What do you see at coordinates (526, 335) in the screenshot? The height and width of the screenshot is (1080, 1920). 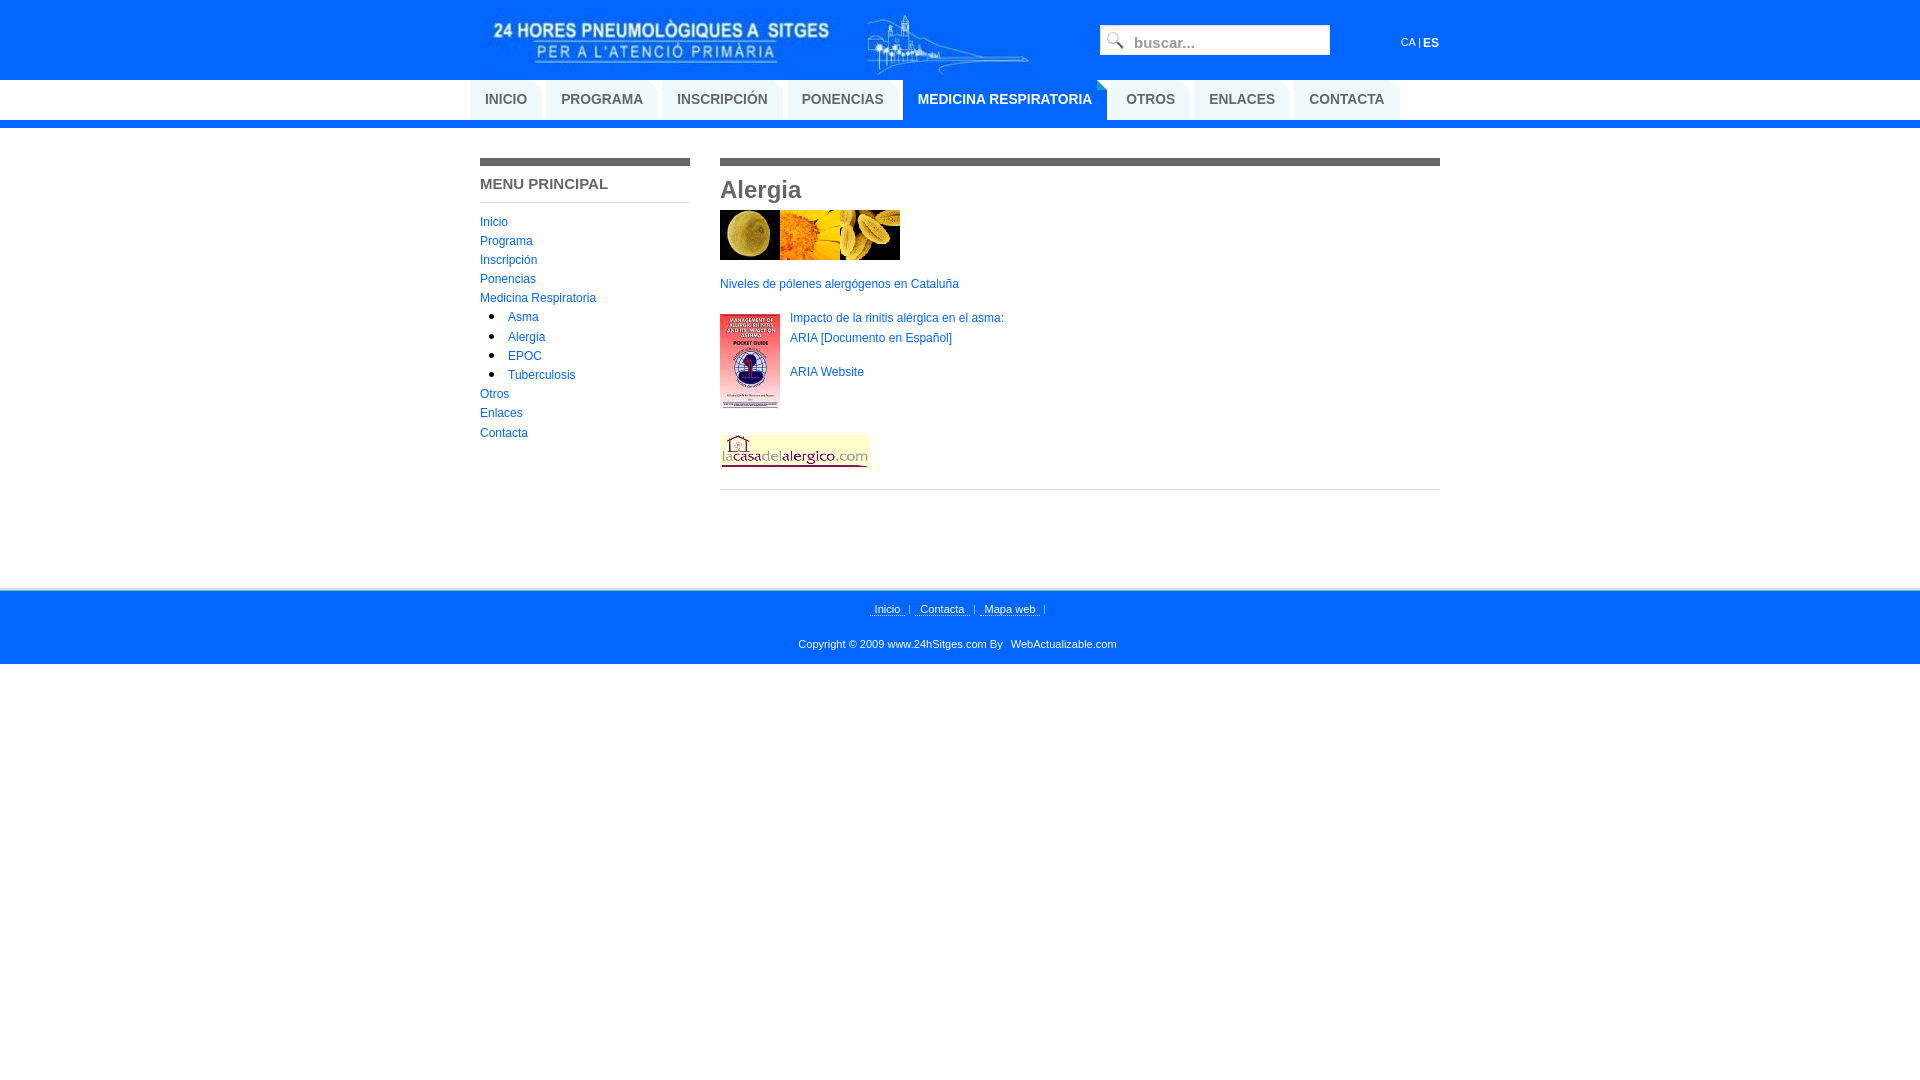 I see `'Alergia'` at bounding box center [526, 335].